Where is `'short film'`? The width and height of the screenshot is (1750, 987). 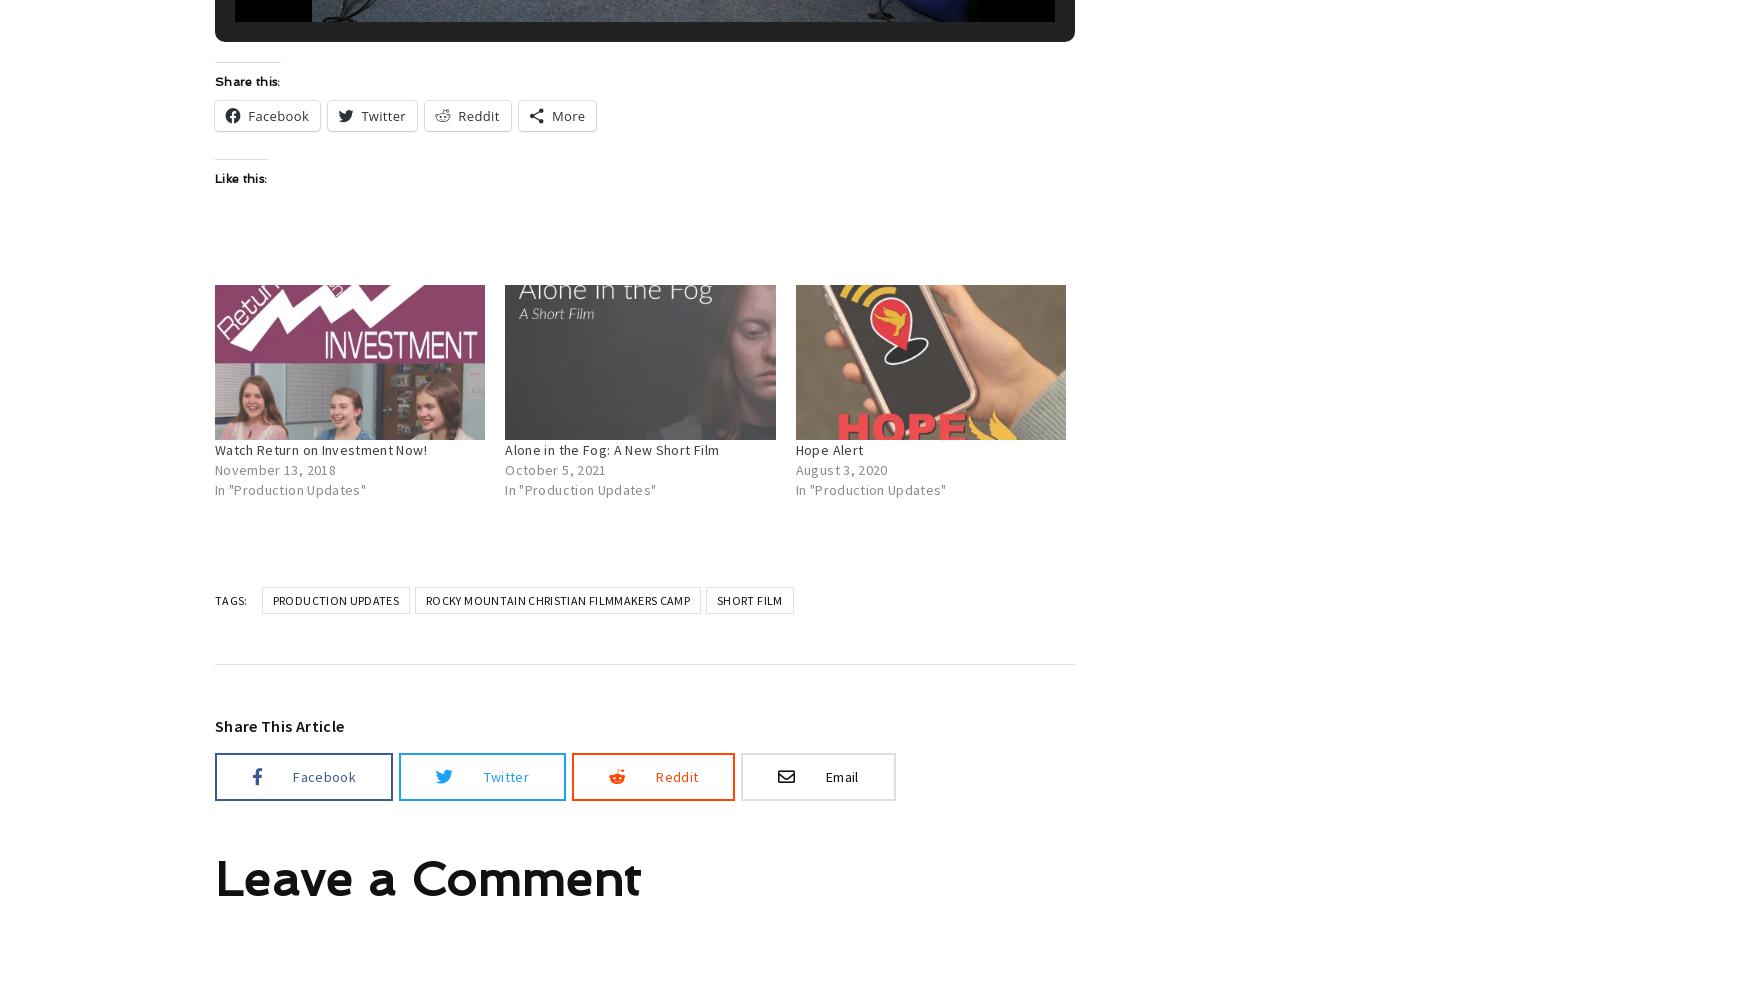 'short film' is located at coordinates (749, 598).